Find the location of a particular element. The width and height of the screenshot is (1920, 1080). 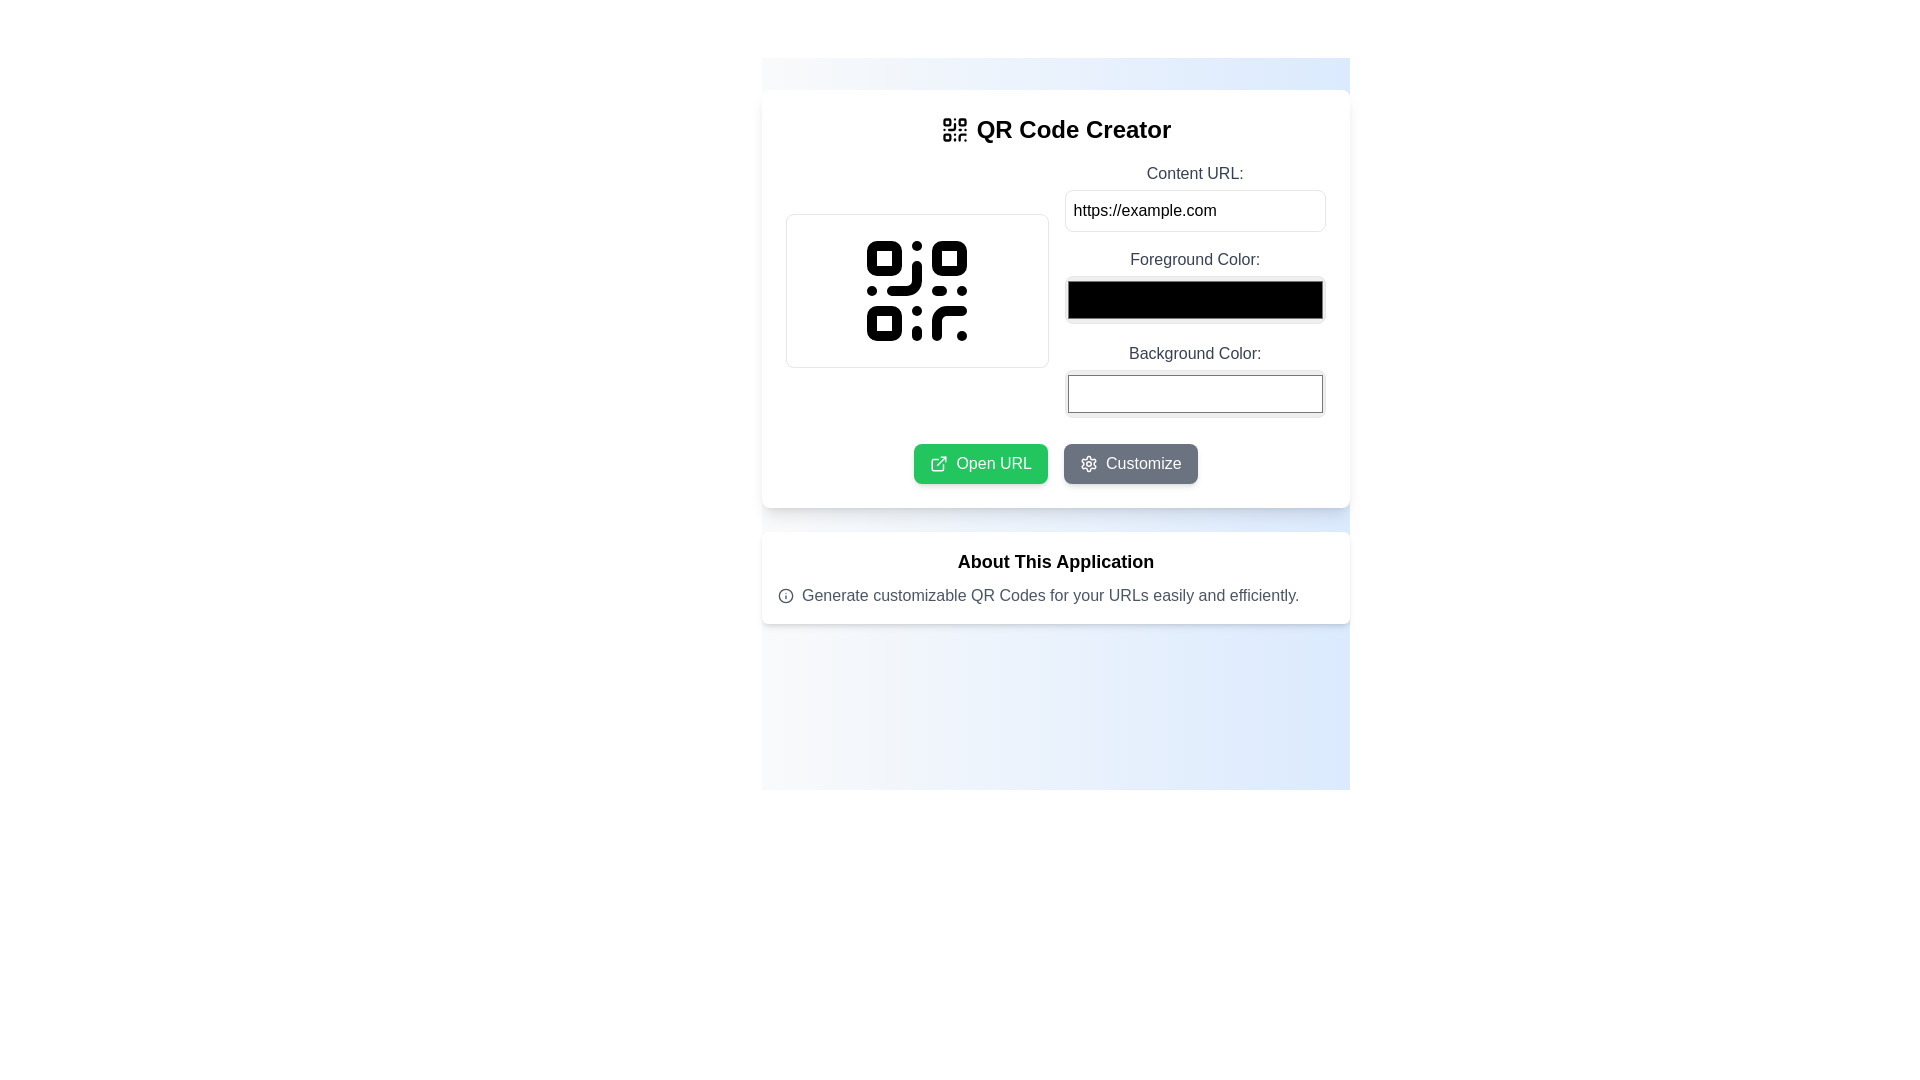

the color selectors in the Configuration Panel, which is part of the QR Code Creator section is located at coordinates (1055, 290).